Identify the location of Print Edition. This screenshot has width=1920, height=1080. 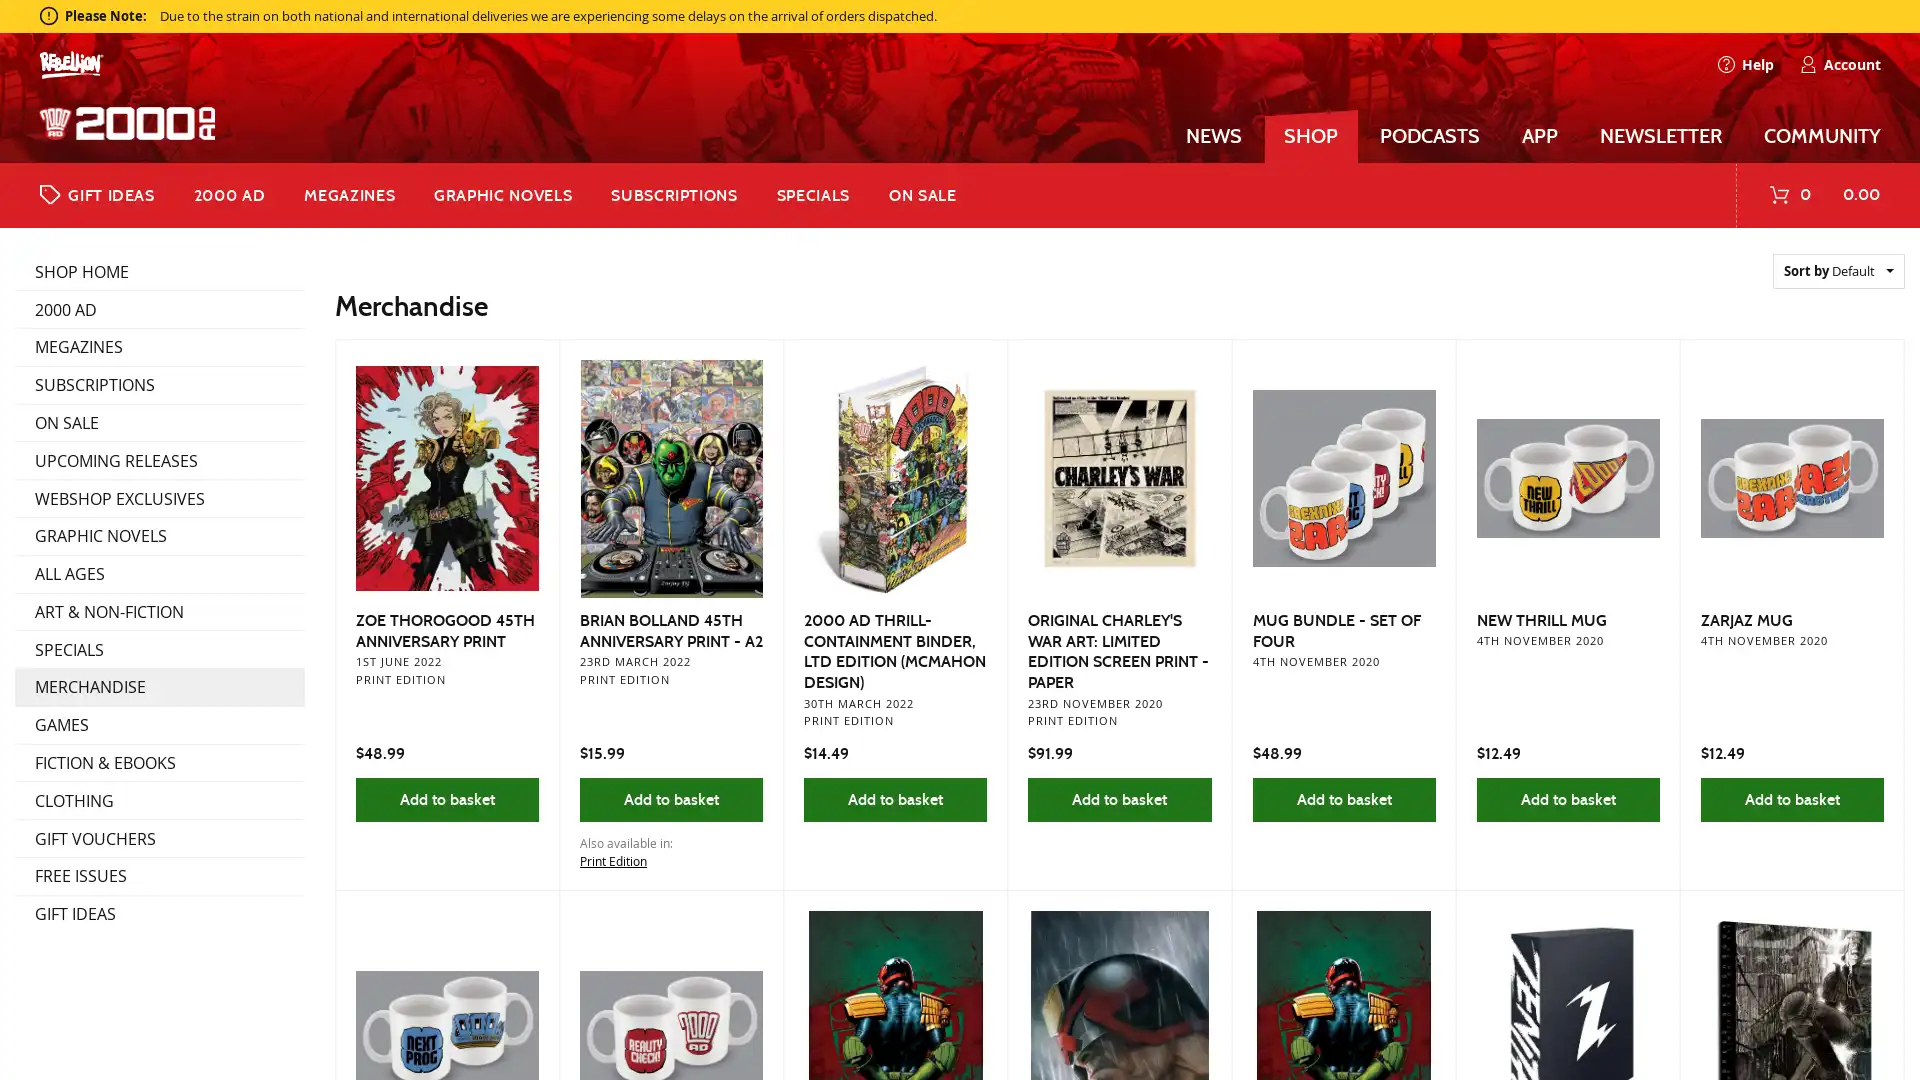
(612, 859).